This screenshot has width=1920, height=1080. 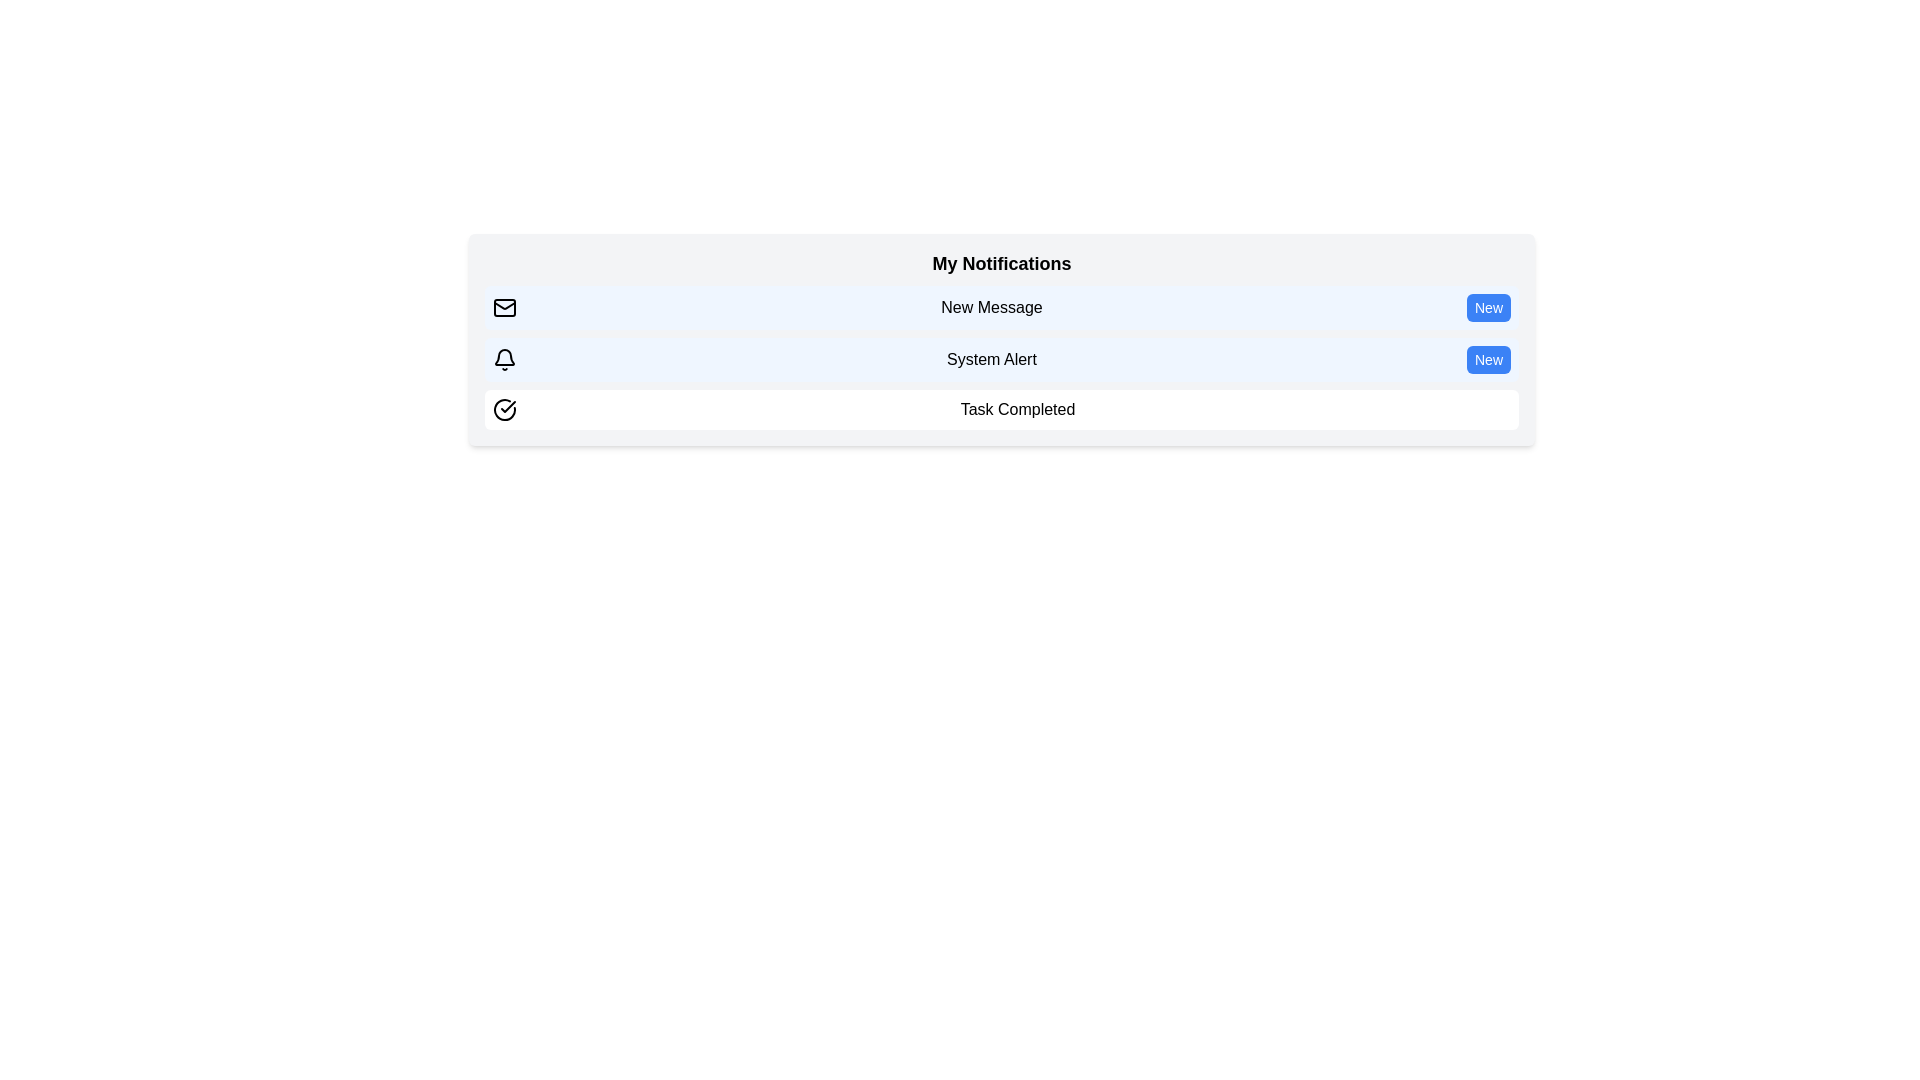 What do you see at coordinates (504, 304) in the screenshot?
I see `the vector graphic component of the envelope icon representing a mail notification, which is located to the left of the text 'New Message' in the first row of notification items` at bounding box center [504, 304].